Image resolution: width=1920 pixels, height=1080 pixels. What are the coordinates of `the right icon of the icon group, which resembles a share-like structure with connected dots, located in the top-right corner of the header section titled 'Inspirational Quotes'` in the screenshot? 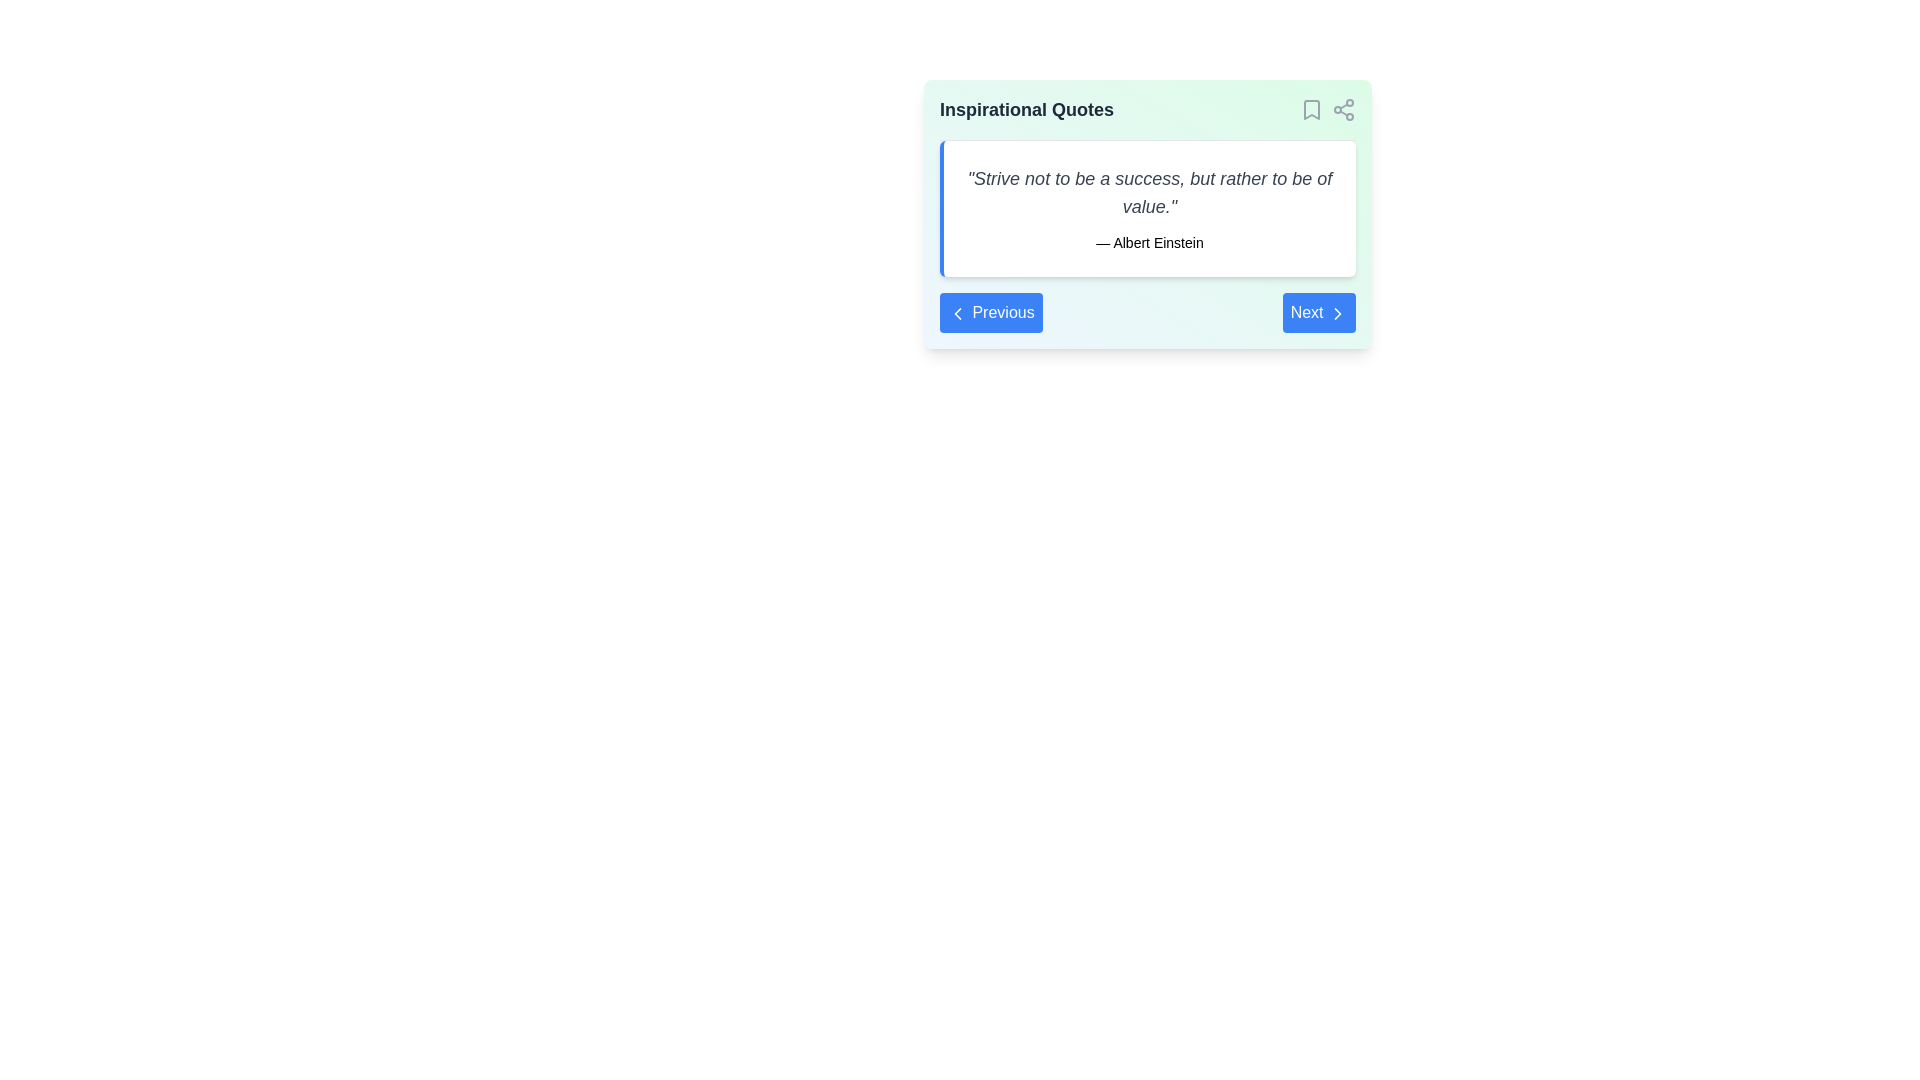 It's located at (1328, 110).